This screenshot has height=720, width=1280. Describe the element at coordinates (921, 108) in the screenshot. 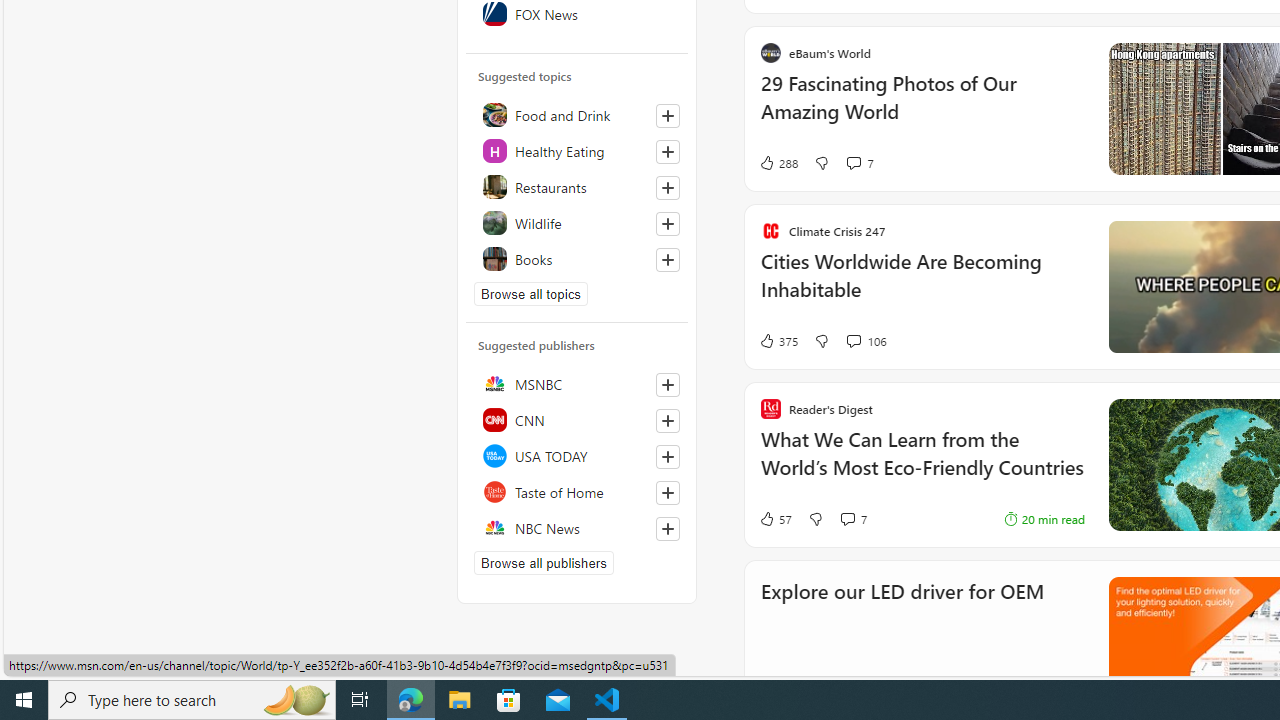

I see `'29 Fascinating Photos of Our Amazing World'` at that location.